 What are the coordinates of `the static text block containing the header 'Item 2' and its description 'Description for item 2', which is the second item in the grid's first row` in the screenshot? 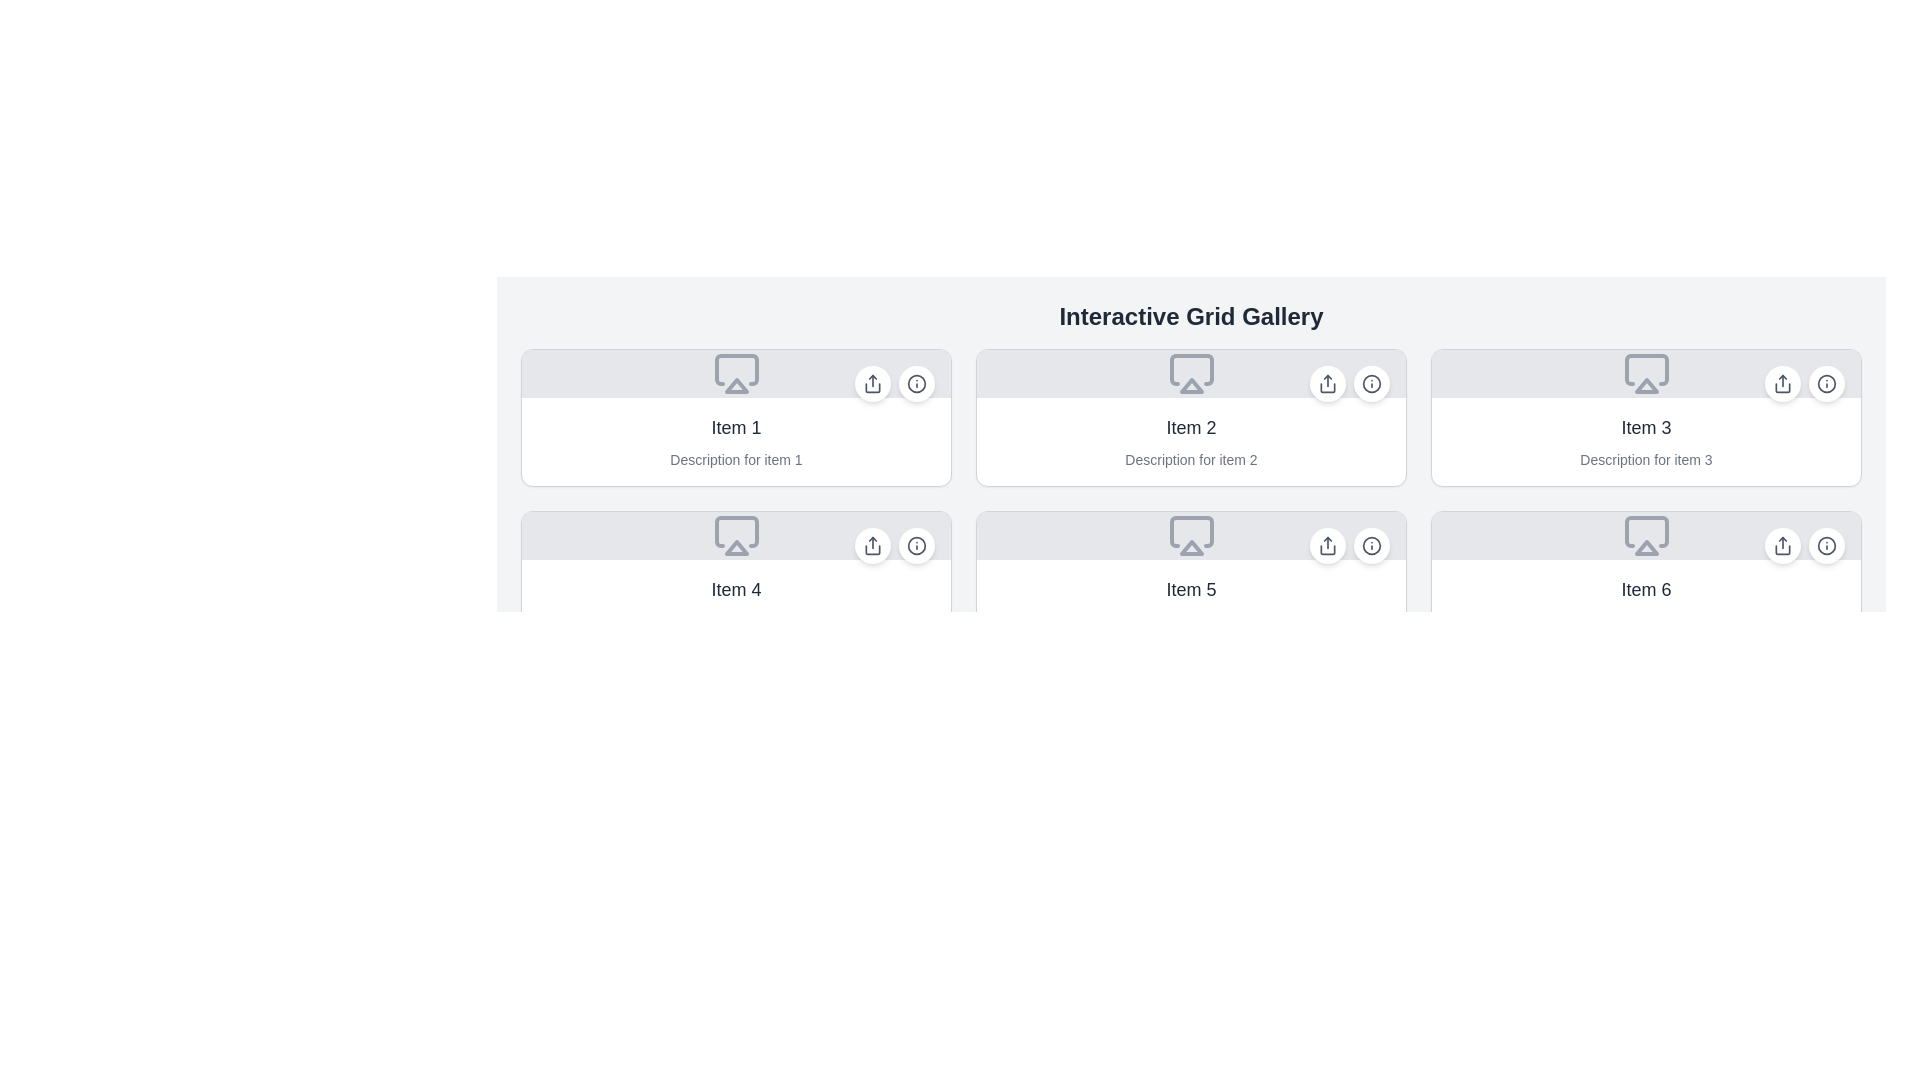 It's located at (1191, 441).